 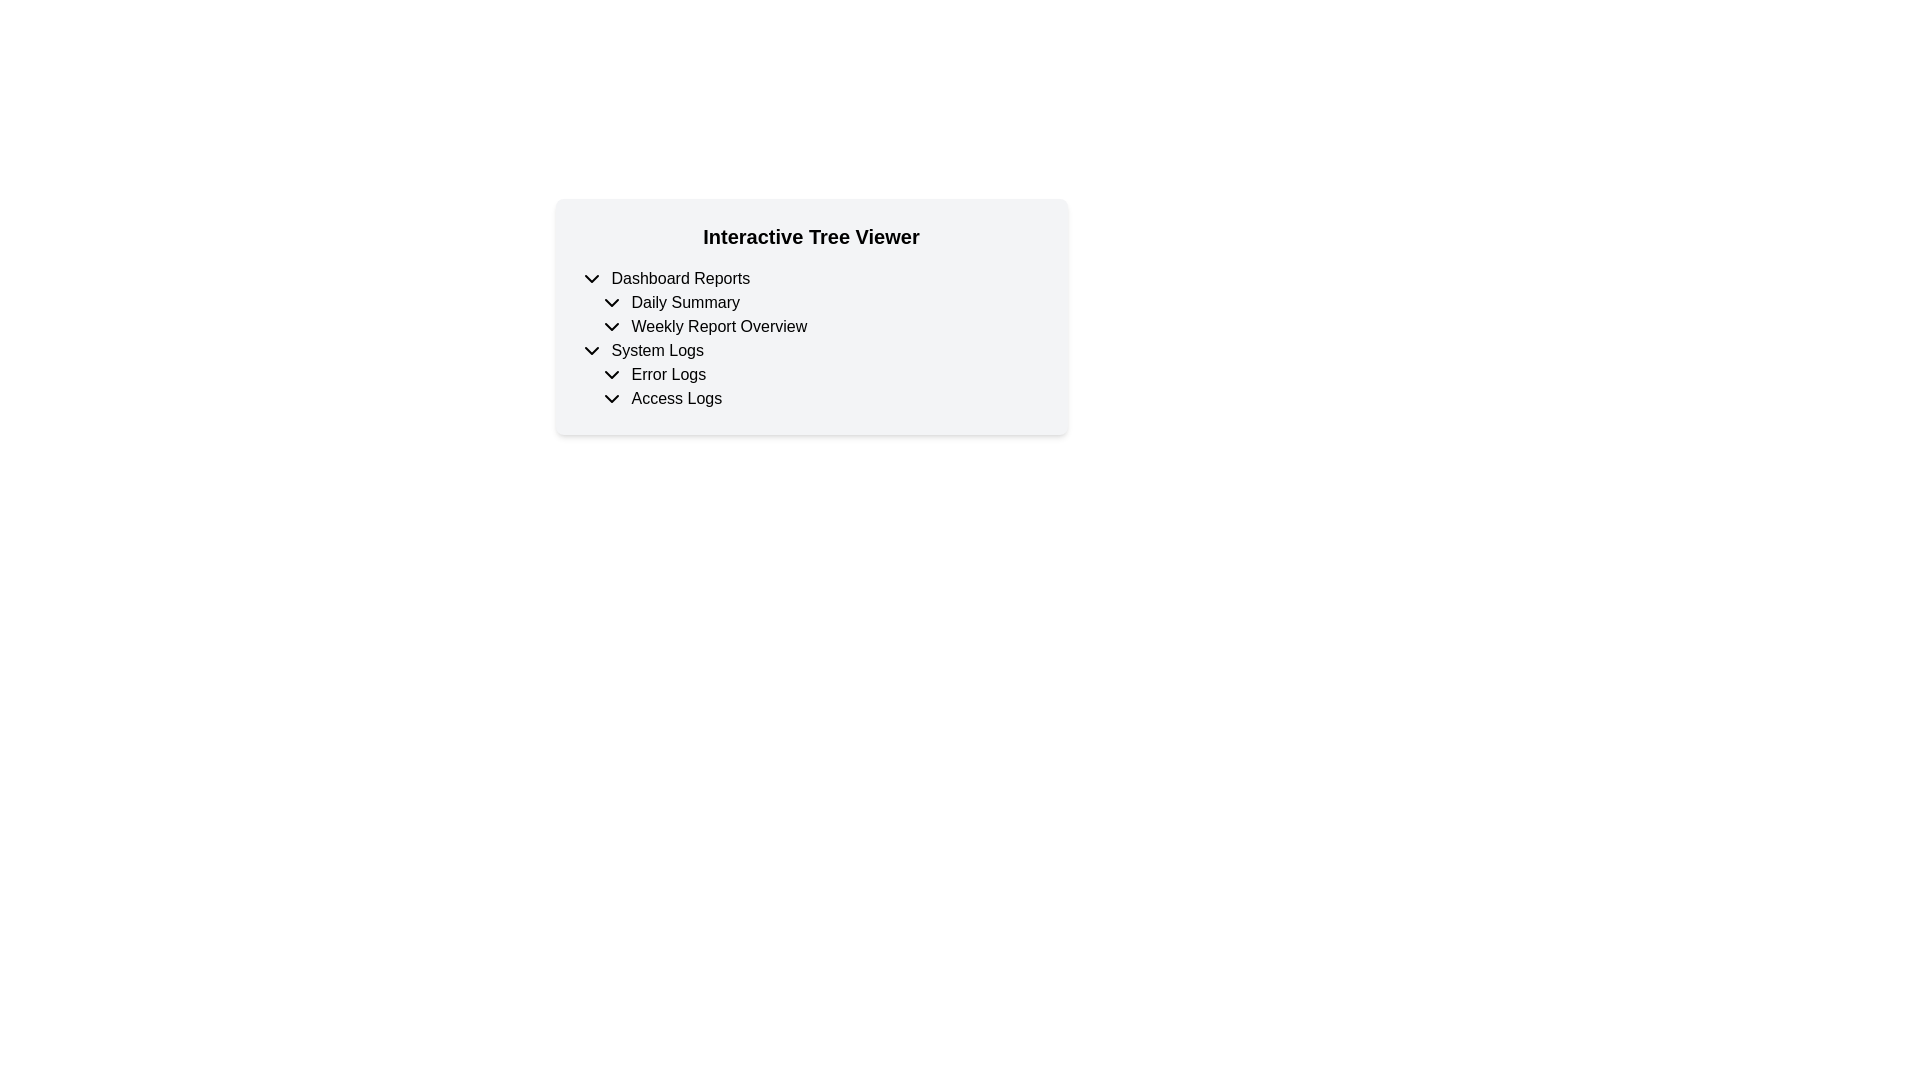 What do you see at coordinates (685, 303) in the screenshot?
I see `static text label displaying 'Daily Summary', which is part of the nested list structure under 'Dashboard Reports' in the collapsible menu 'Interactive Tree Viewer'` at bounding box center [685, 303].